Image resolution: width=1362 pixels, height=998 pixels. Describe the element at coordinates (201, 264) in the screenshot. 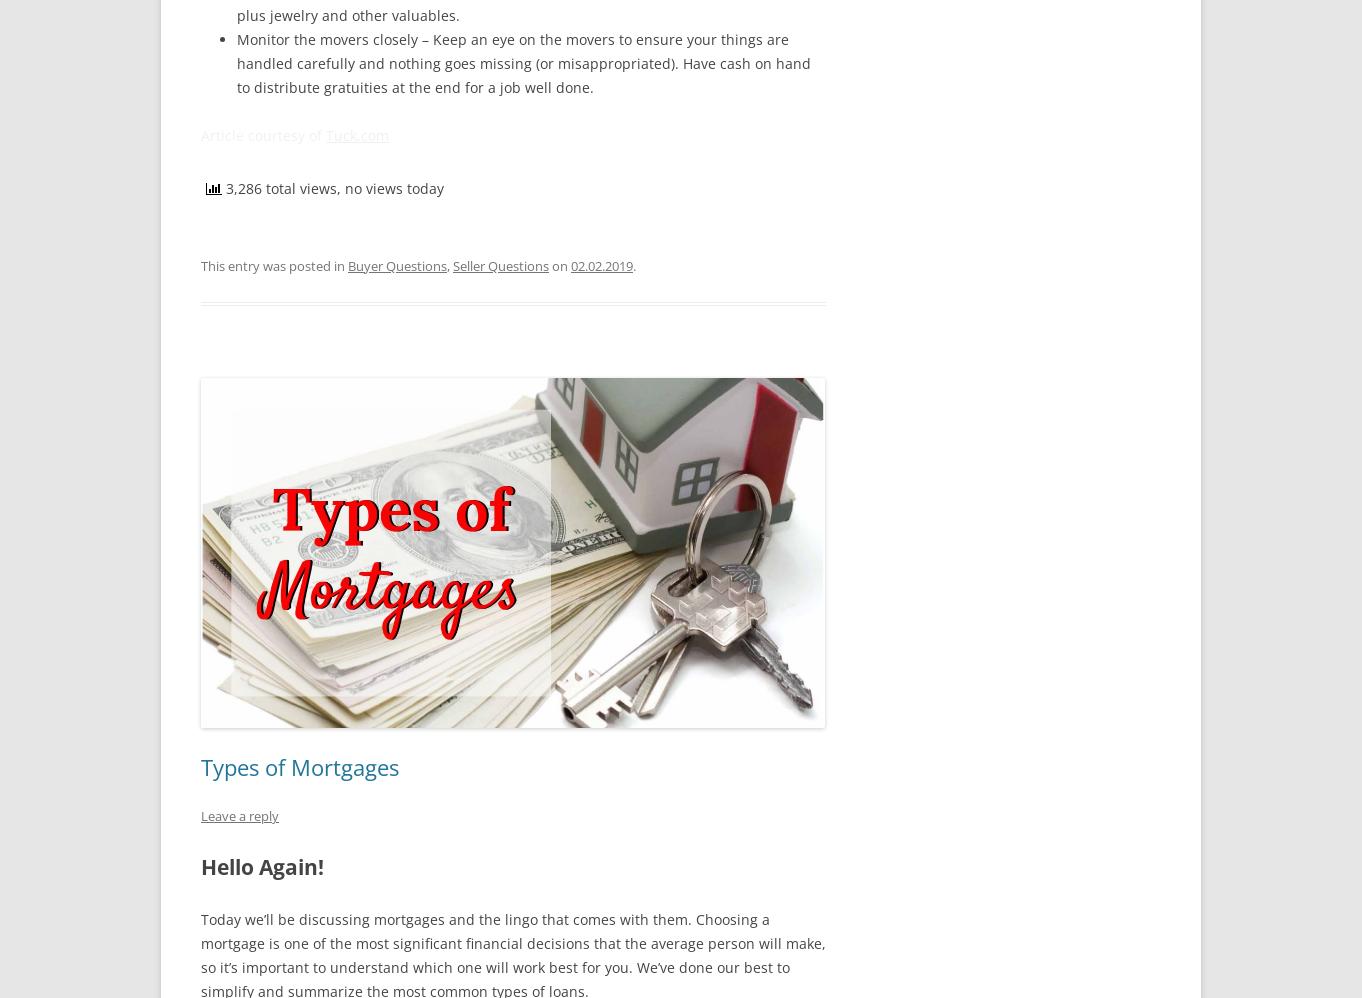

I see `'This entry was posted in'` at that location.